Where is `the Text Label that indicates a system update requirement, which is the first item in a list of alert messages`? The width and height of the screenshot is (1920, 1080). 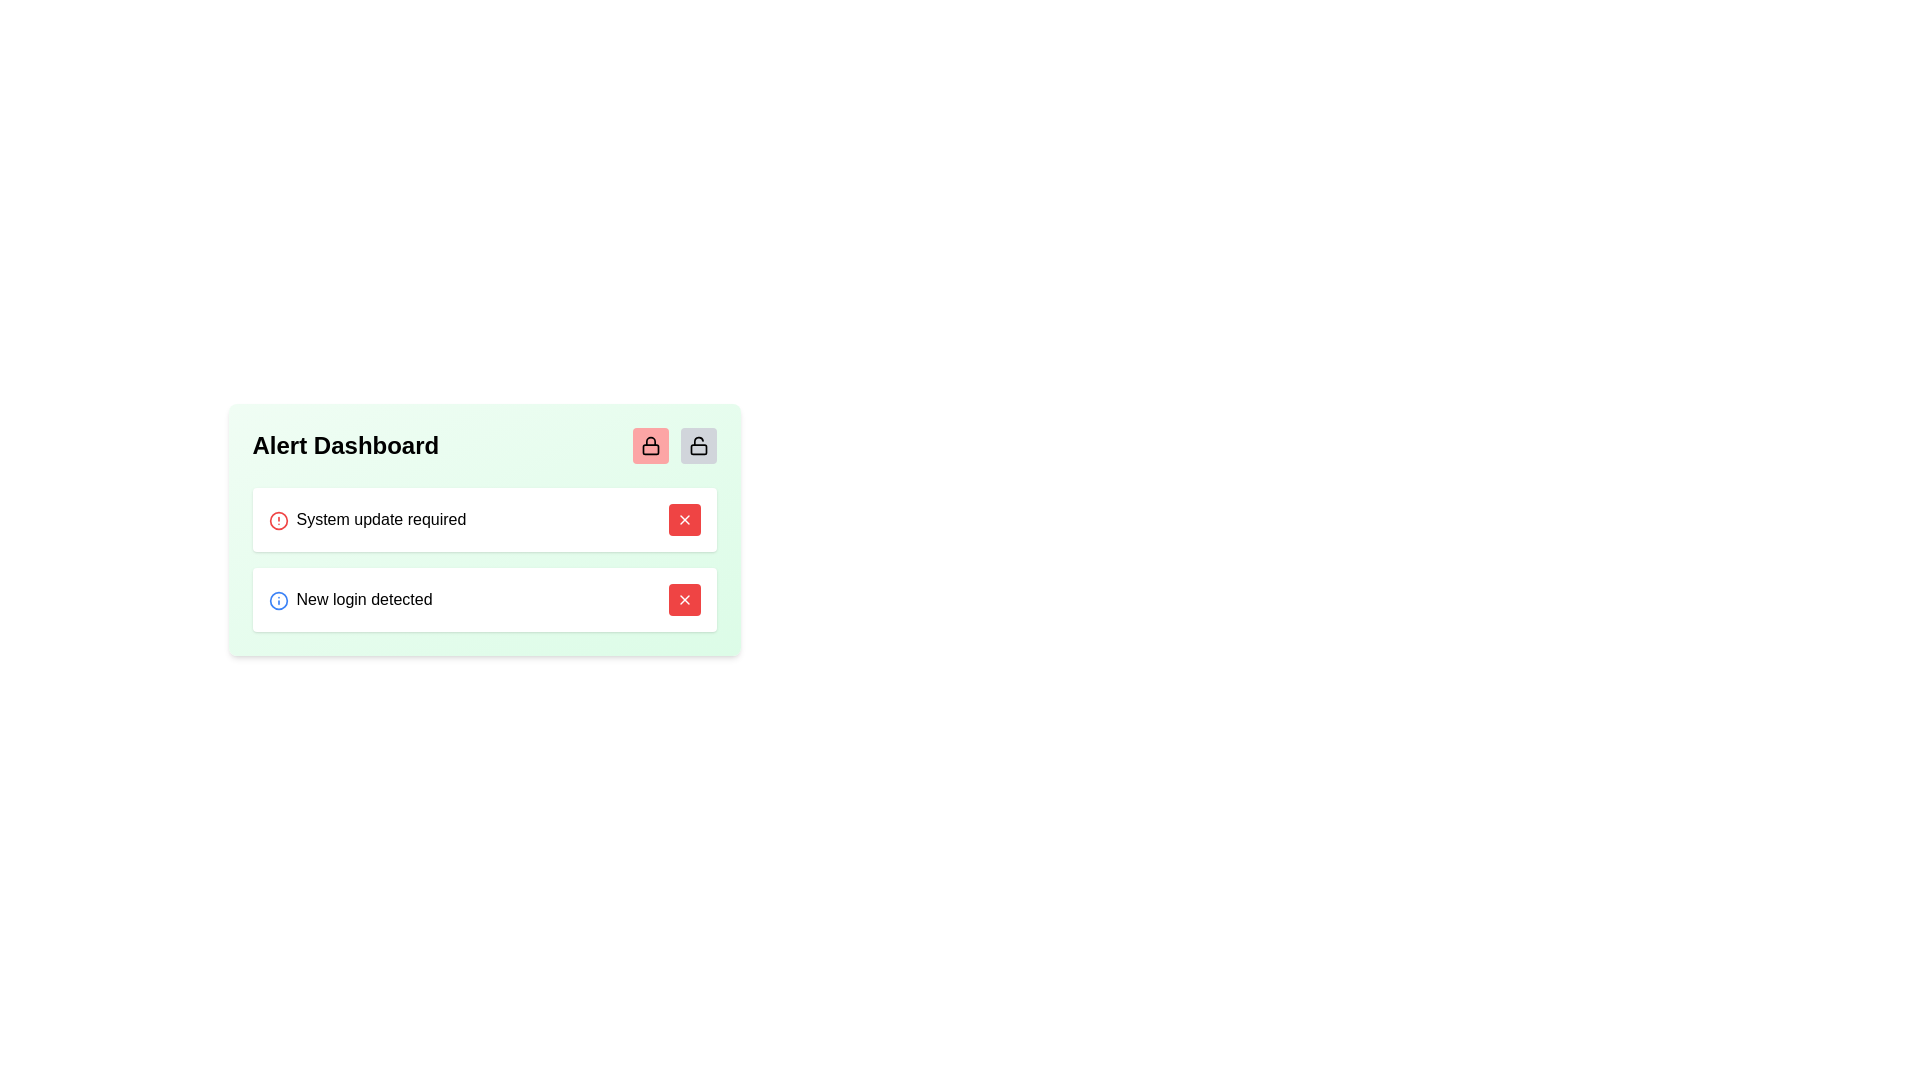
the Text Label that indicates a system update requirement, which is the first item in a list of alert messages is located at coordinates (367, 519).